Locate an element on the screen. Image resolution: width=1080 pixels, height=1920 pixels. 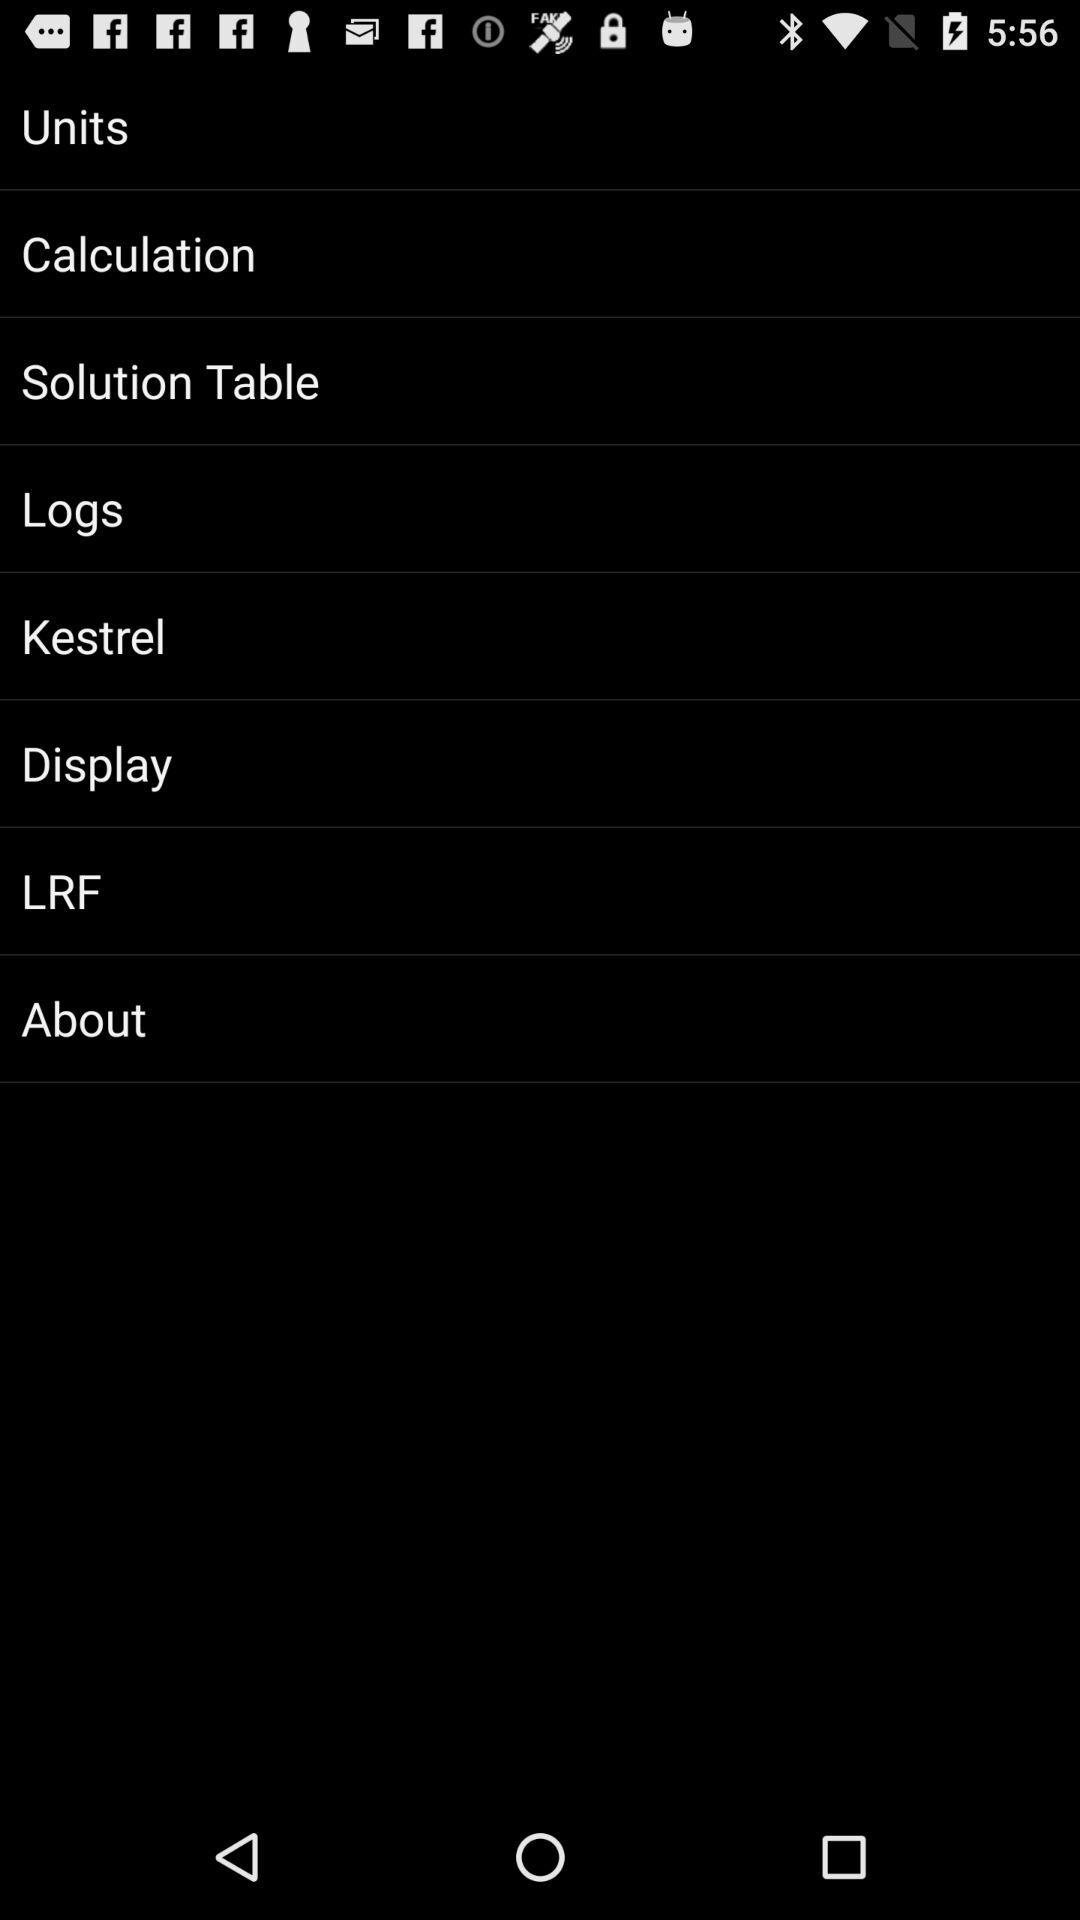
the icon below units item is located at coordinates (540, 252).